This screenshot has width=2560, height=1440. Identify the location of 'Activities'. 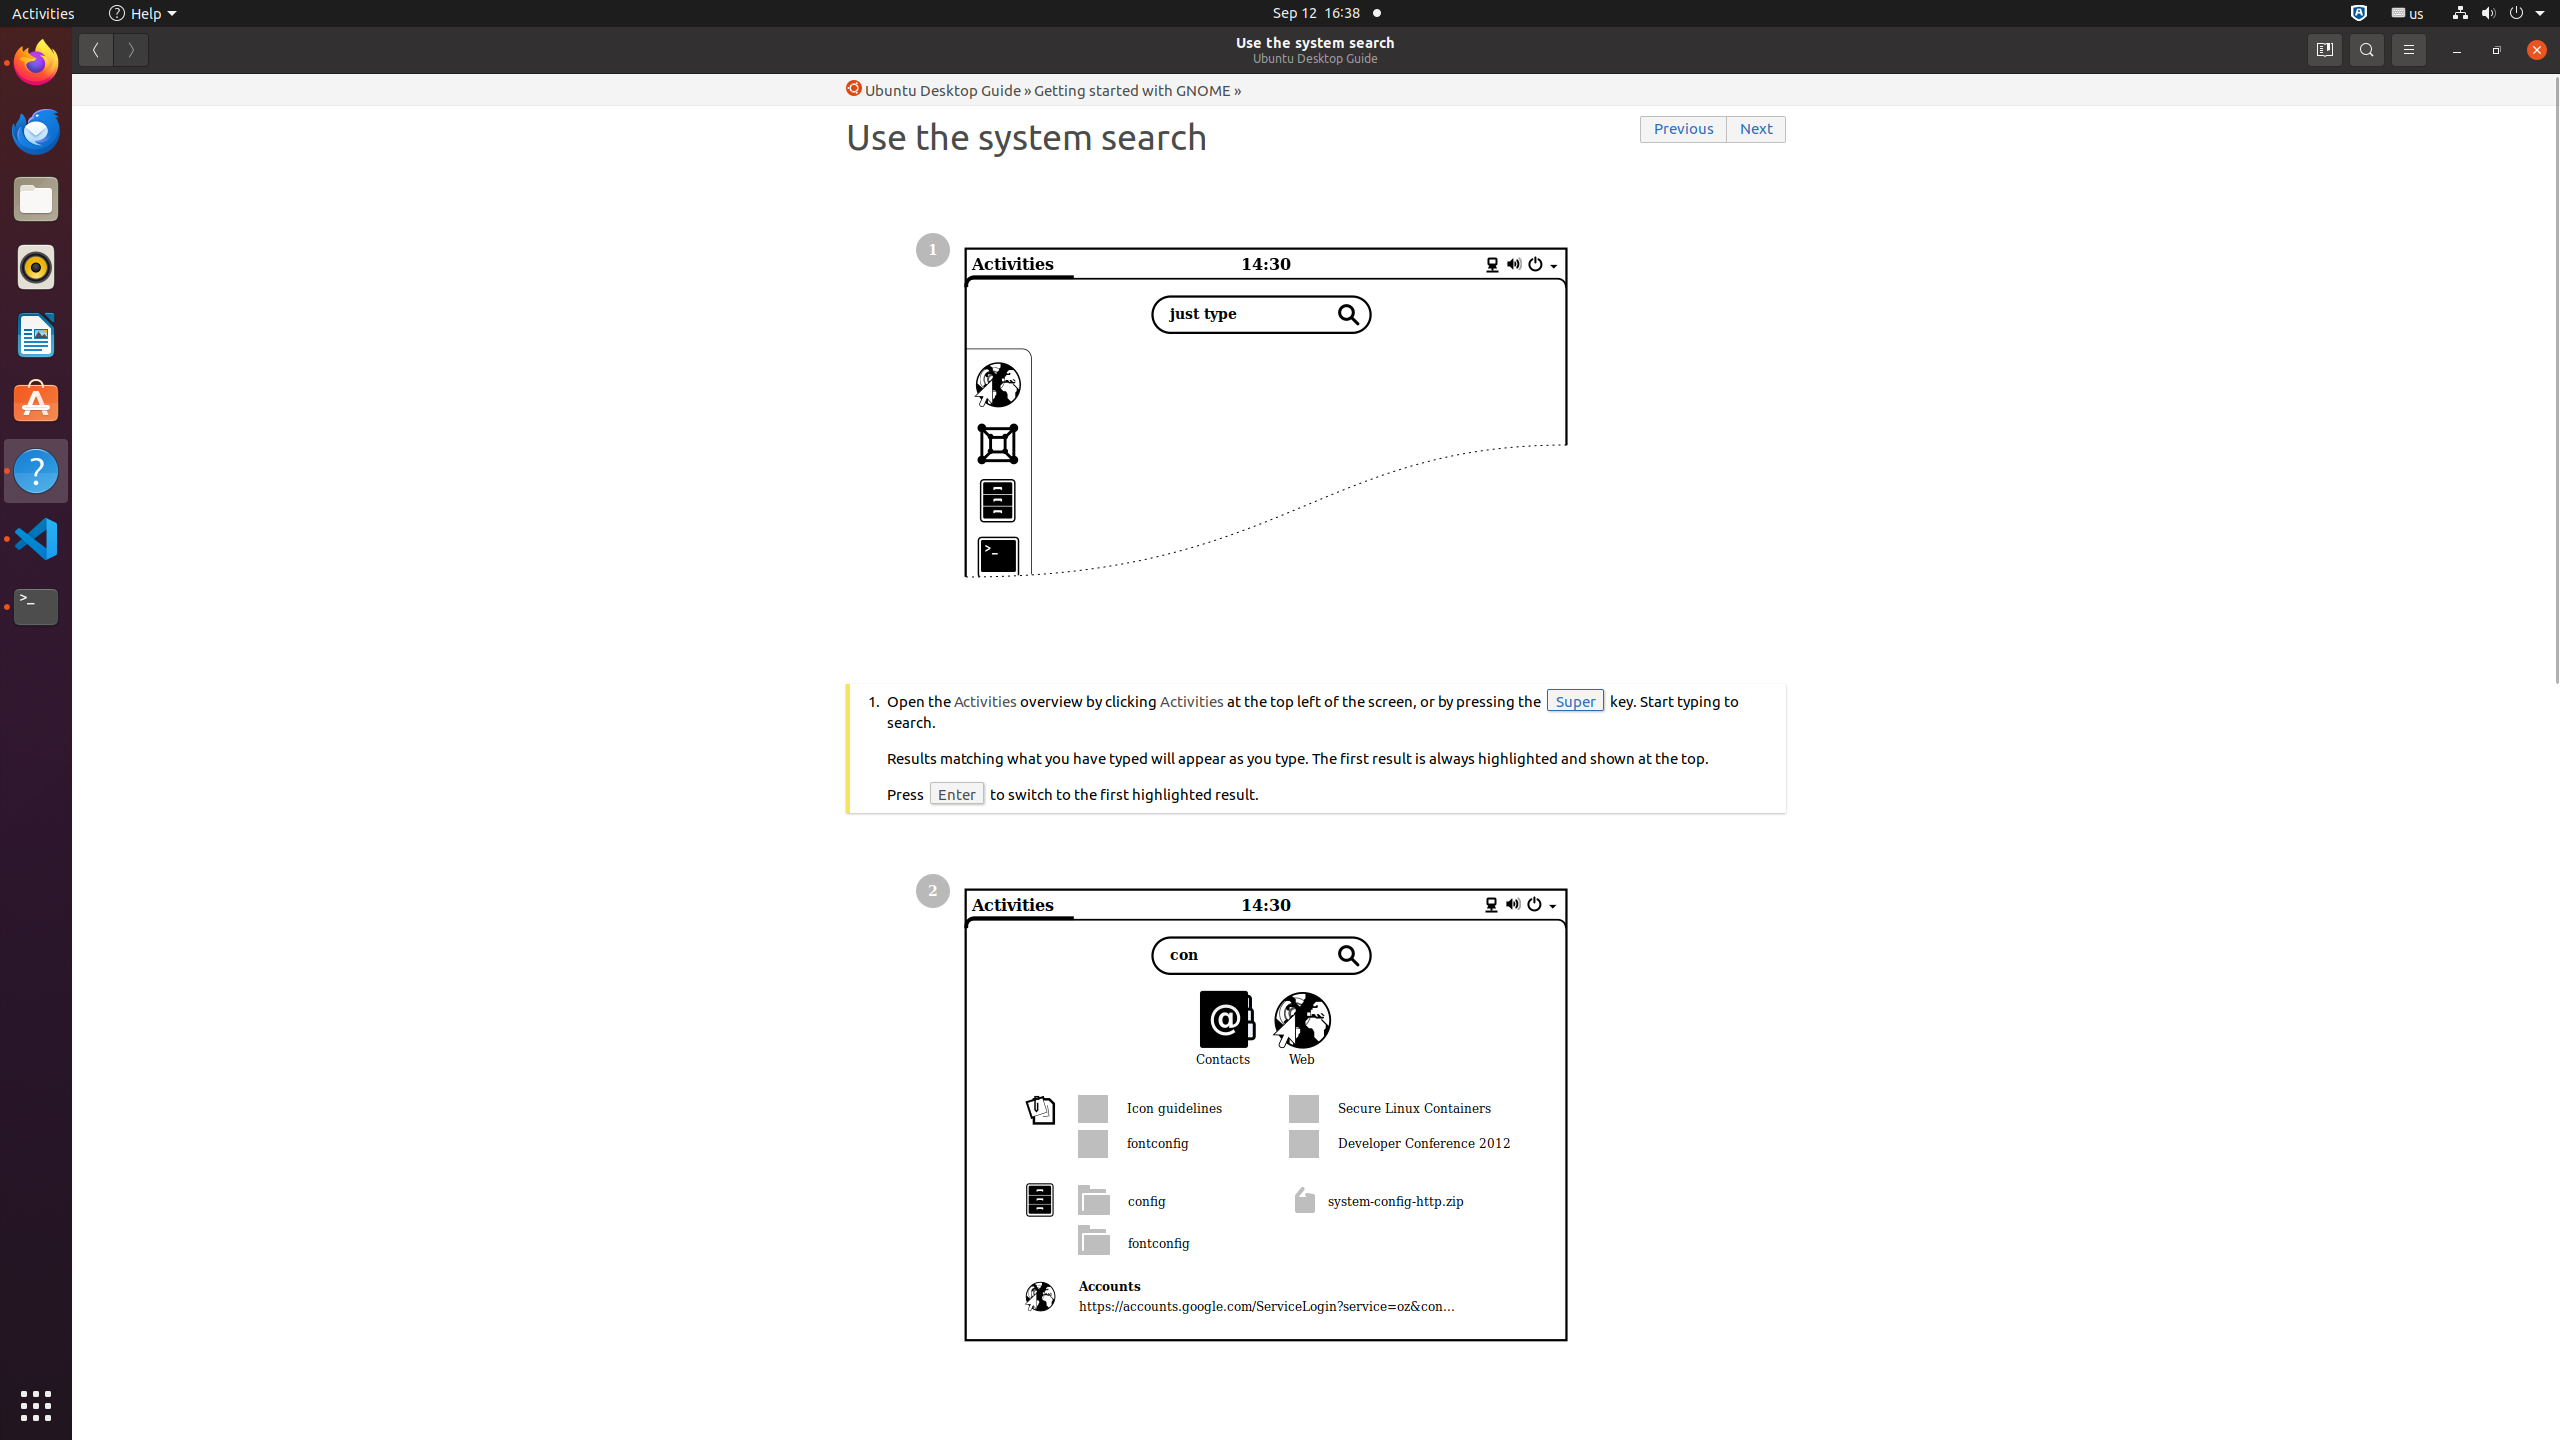
(42, 12).